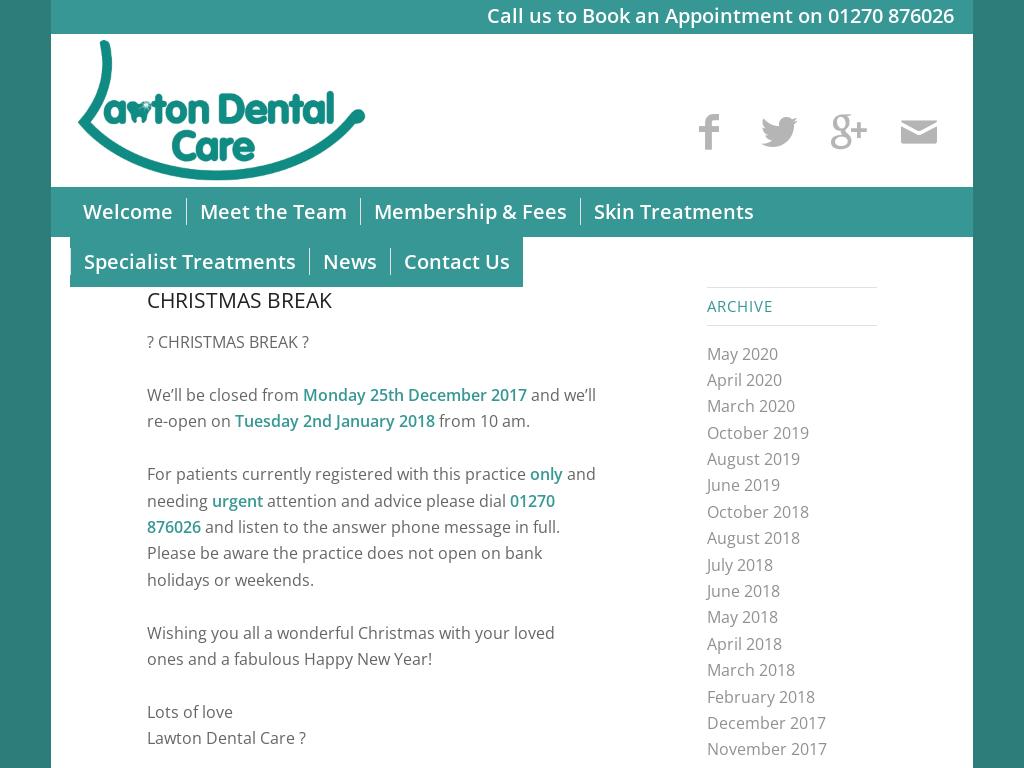 The image size is (1024, 768). I want to click on 'Specialist Treatments', so click(189, 260).